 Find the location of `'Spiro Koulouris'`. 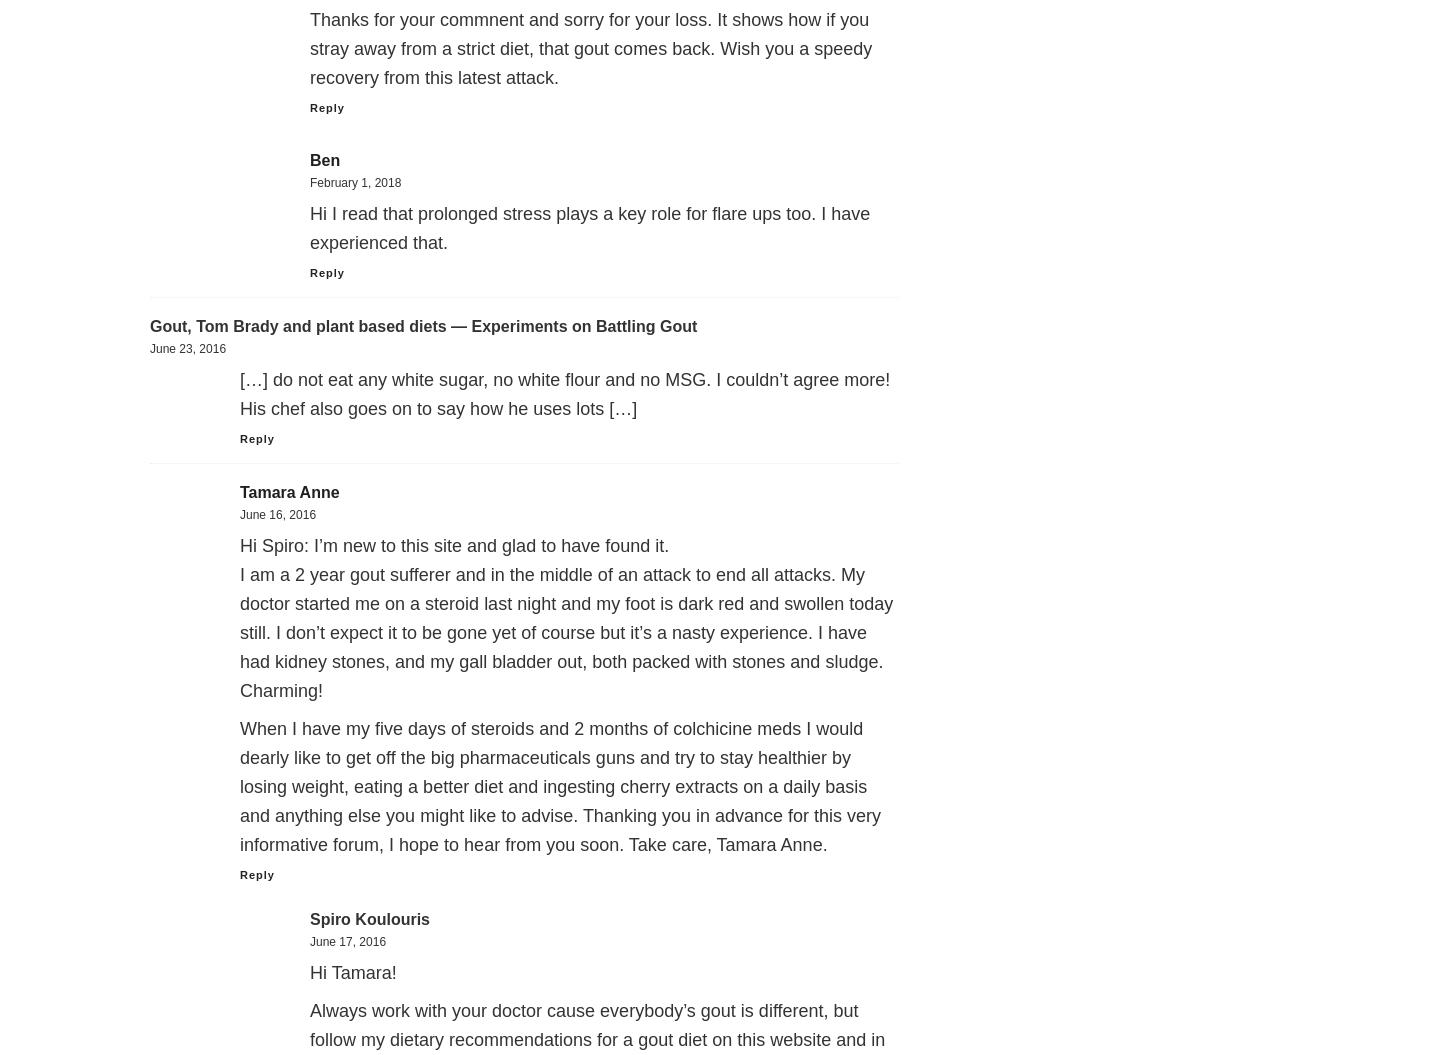

'Spiro Koulouris' is located at coordinates (368, 918).